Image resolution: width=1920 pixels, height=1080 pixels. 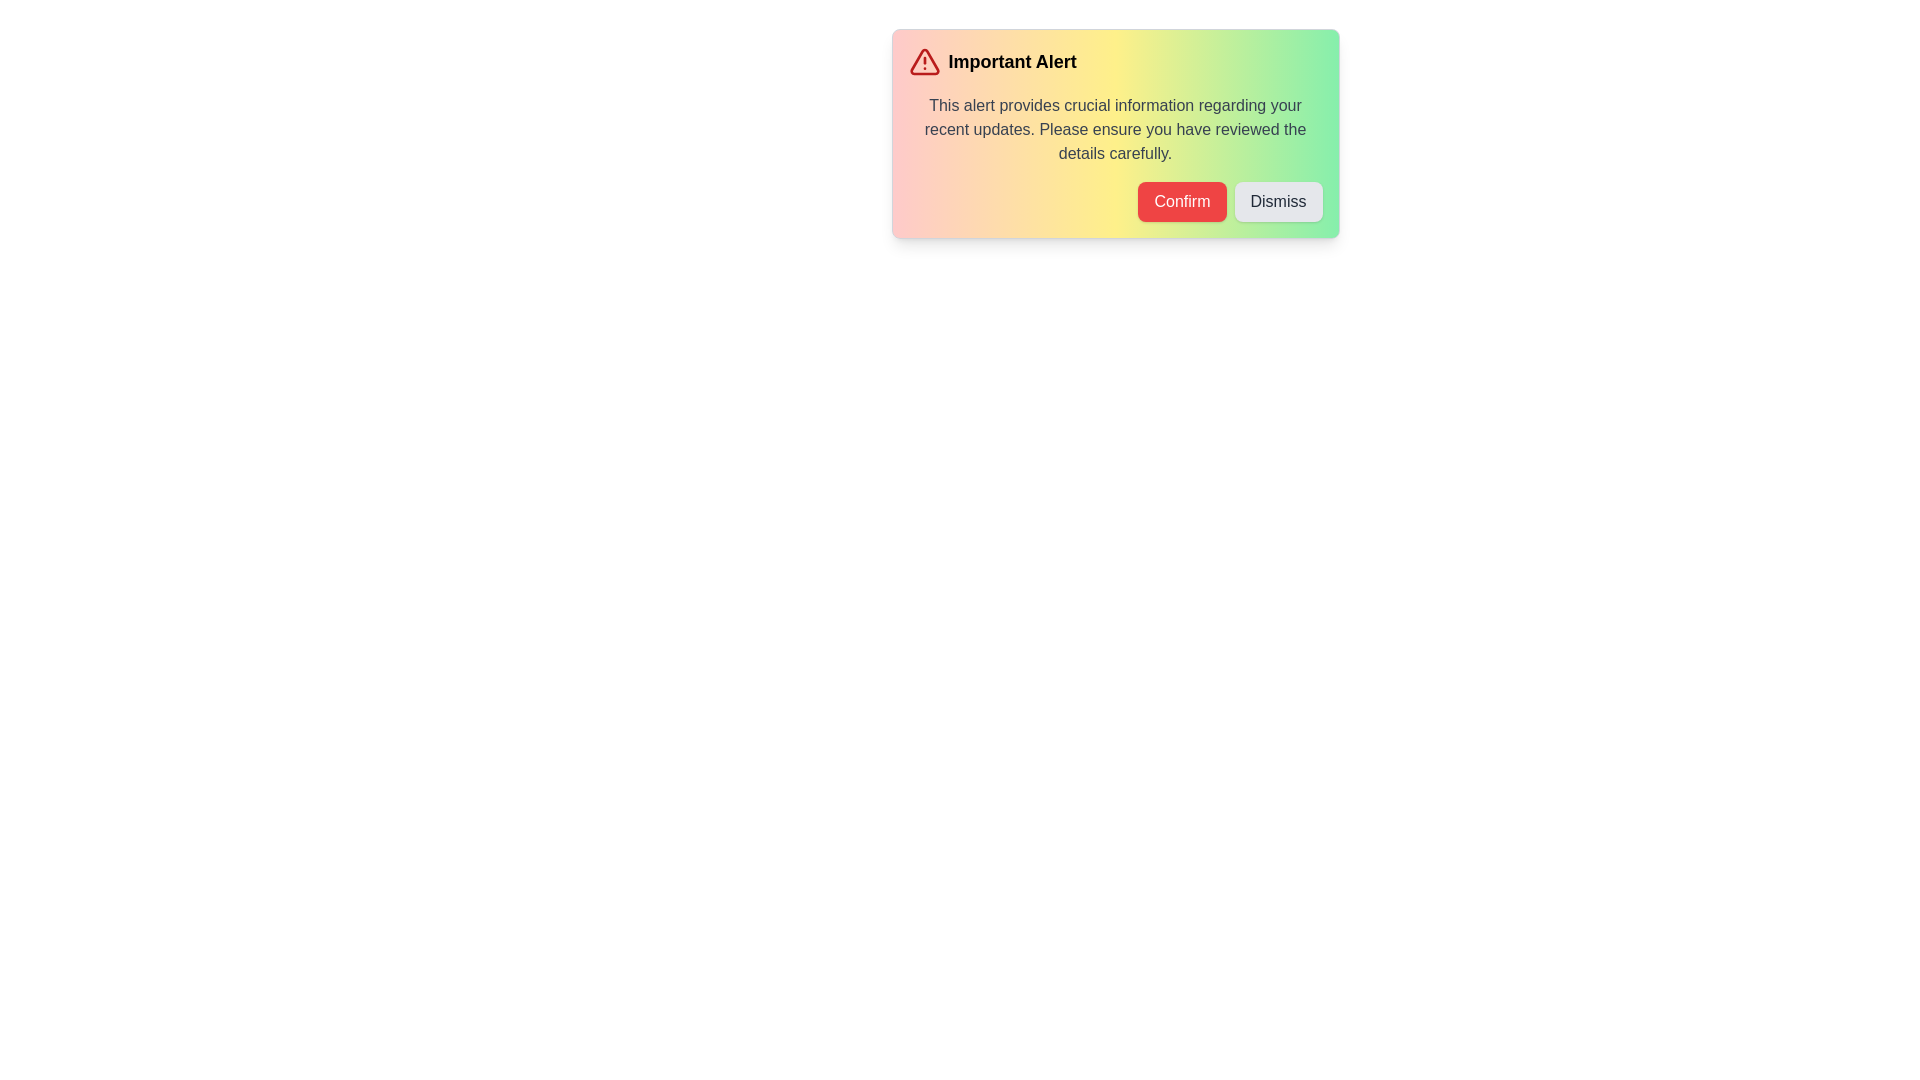 I want to click on the confirmation button located inside the green-to-yellow gradient alert box at the bottom-right, so click(x=1182, y=201).